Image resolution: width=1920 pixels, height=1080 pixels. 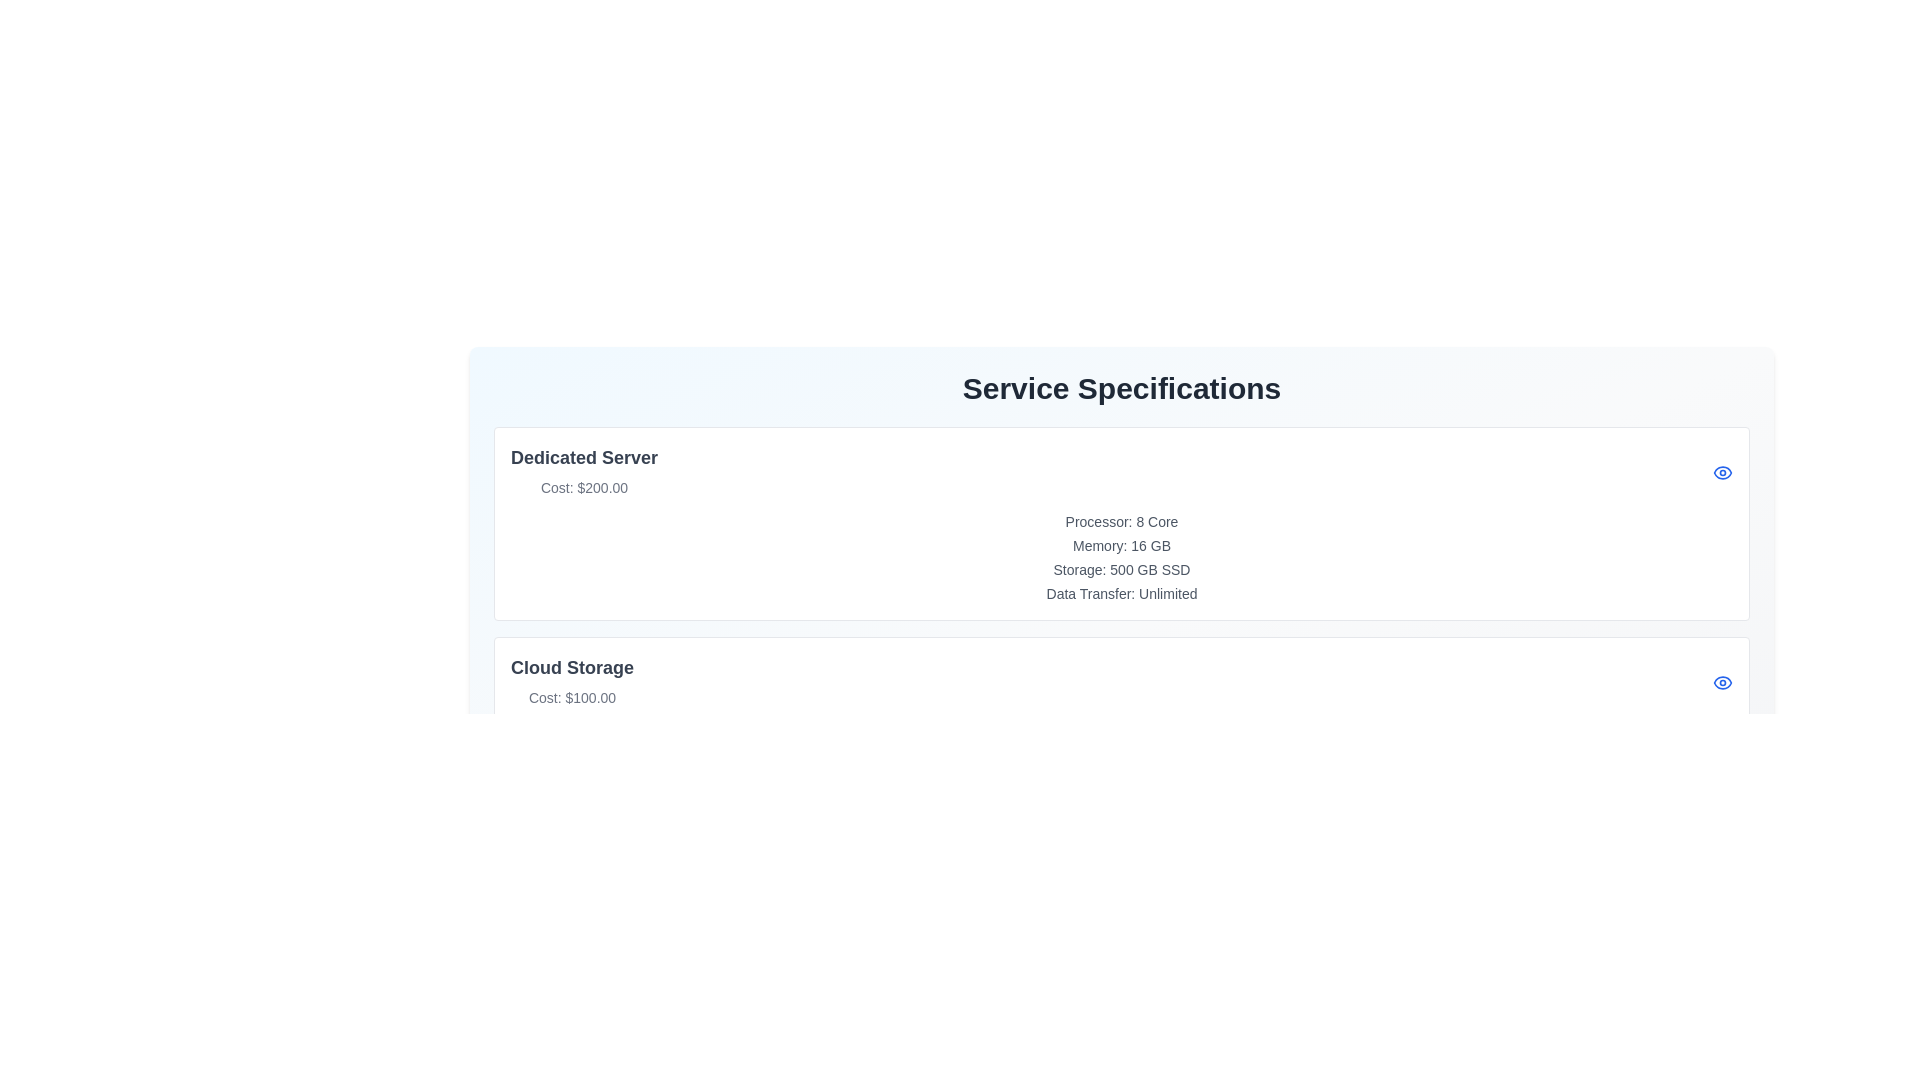 What do you see at coordinates (571, 681) in the screenshot?
I see `the 'Cloud Storage' text block that displays information about the service and its cost, located below the 'Dedicated Server' section and is the leftmost text entry among its siblings` at bounding box center [571, 681].